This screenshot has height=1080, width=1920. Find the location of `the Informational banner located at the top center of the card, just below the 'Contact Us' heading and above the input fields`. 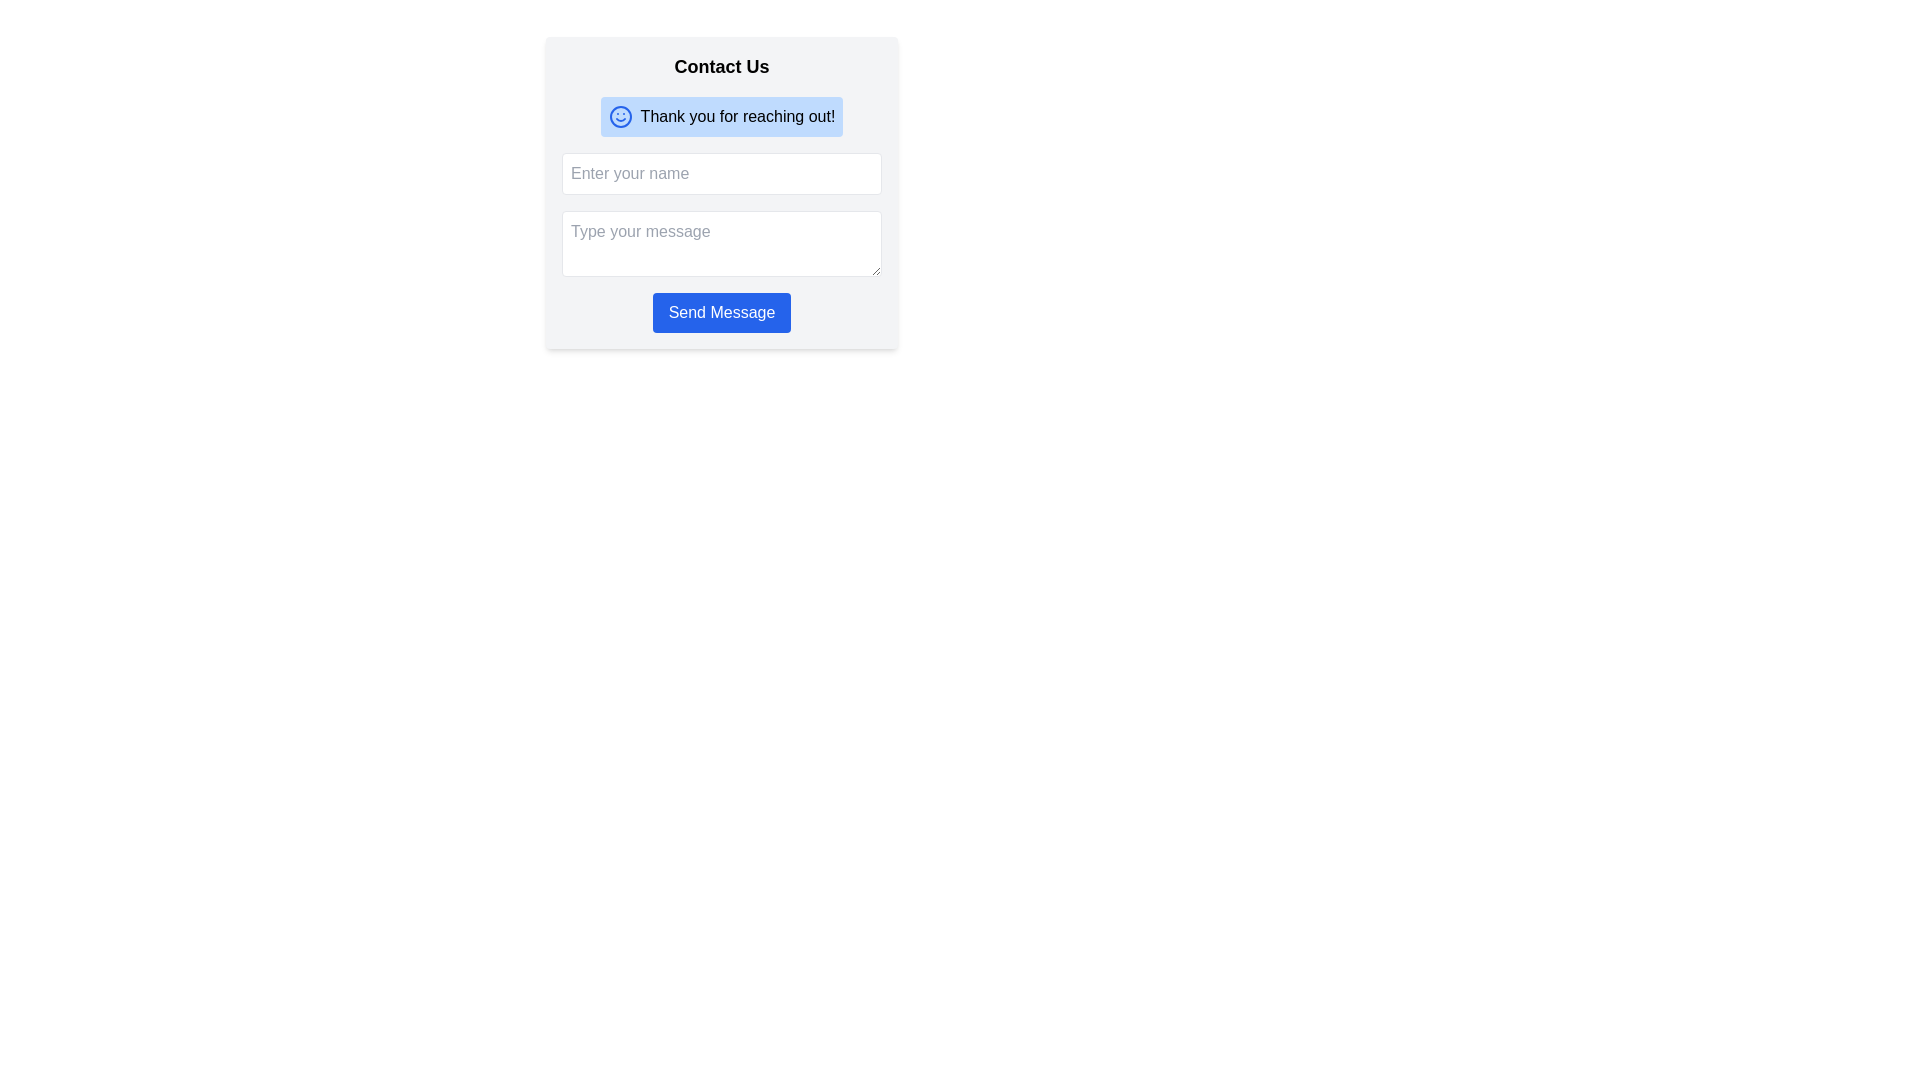

the Informational banner located at the top center of the card, just below the 'Contact Us' heading and above the input fields is located at coordinates (720, 116).